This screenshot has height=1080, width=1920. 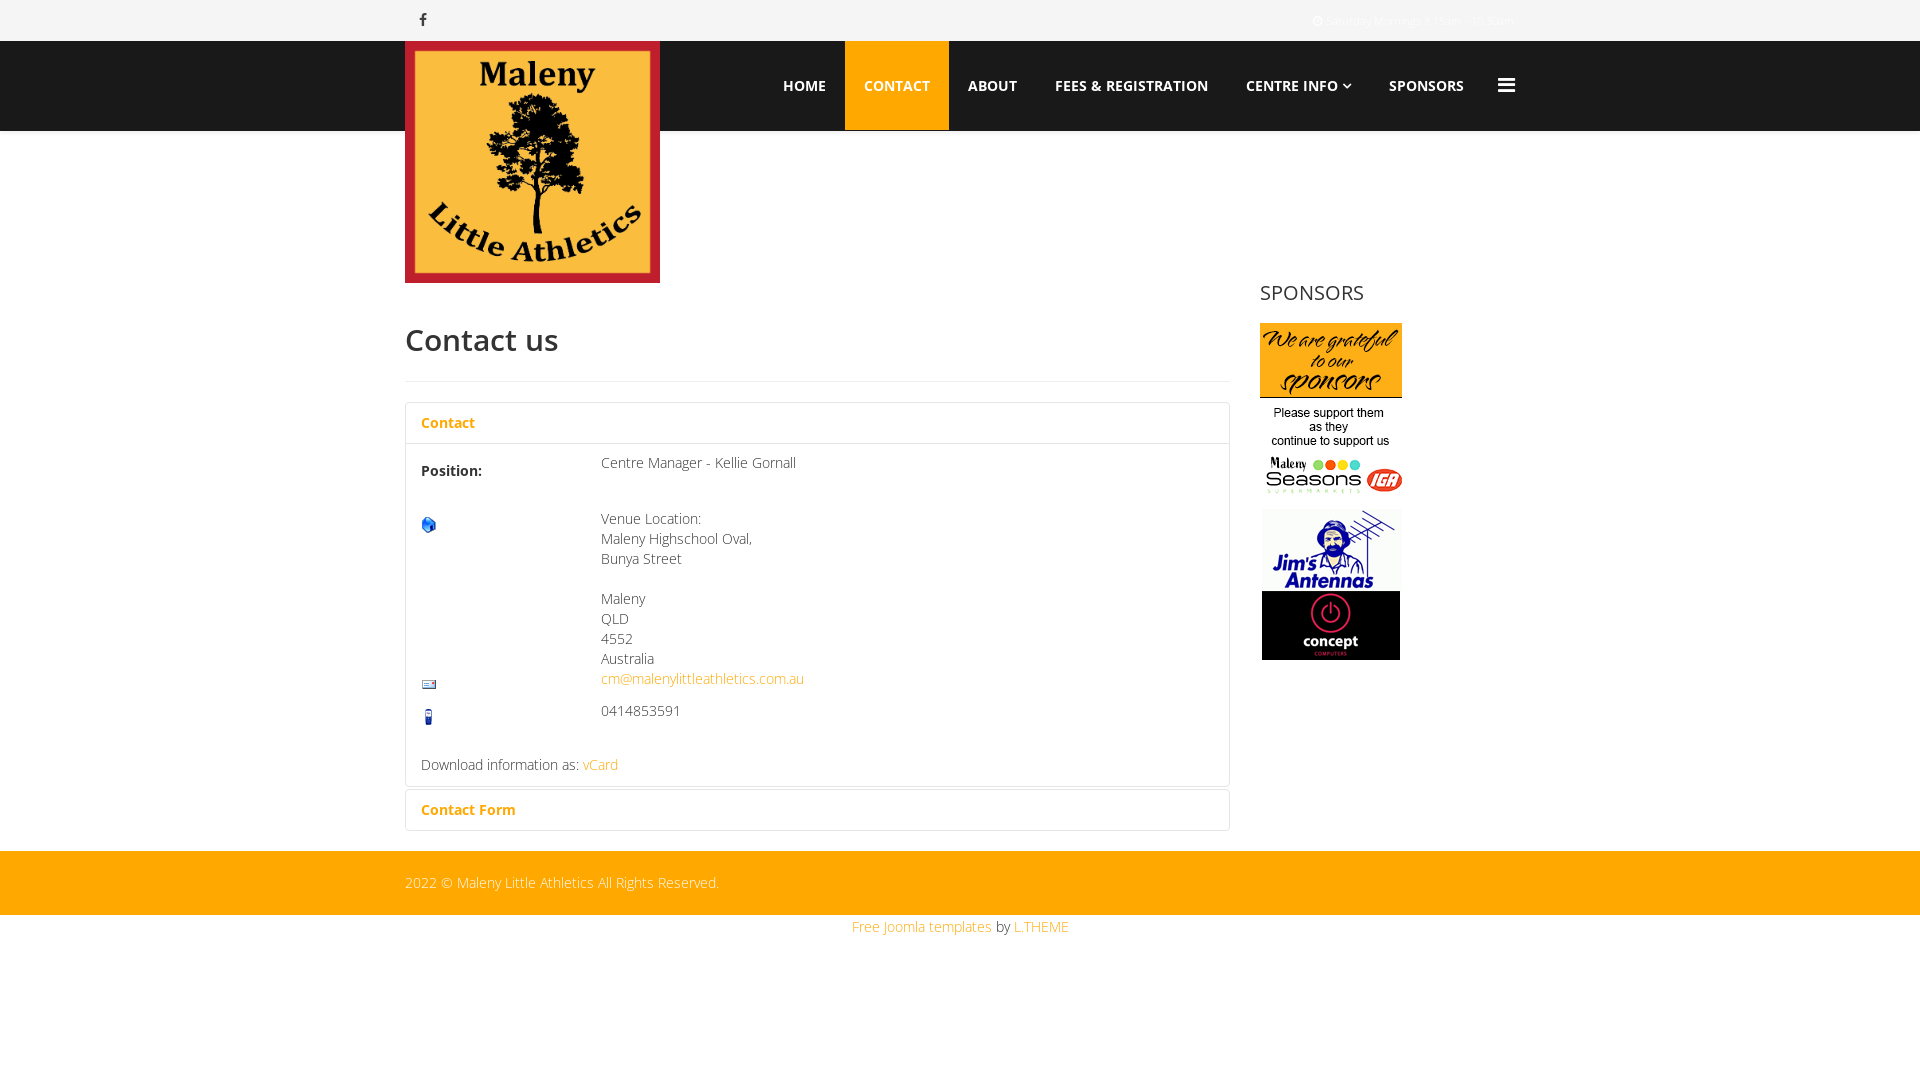 I want to click on 'Menu', so click(x=1506, y=83).